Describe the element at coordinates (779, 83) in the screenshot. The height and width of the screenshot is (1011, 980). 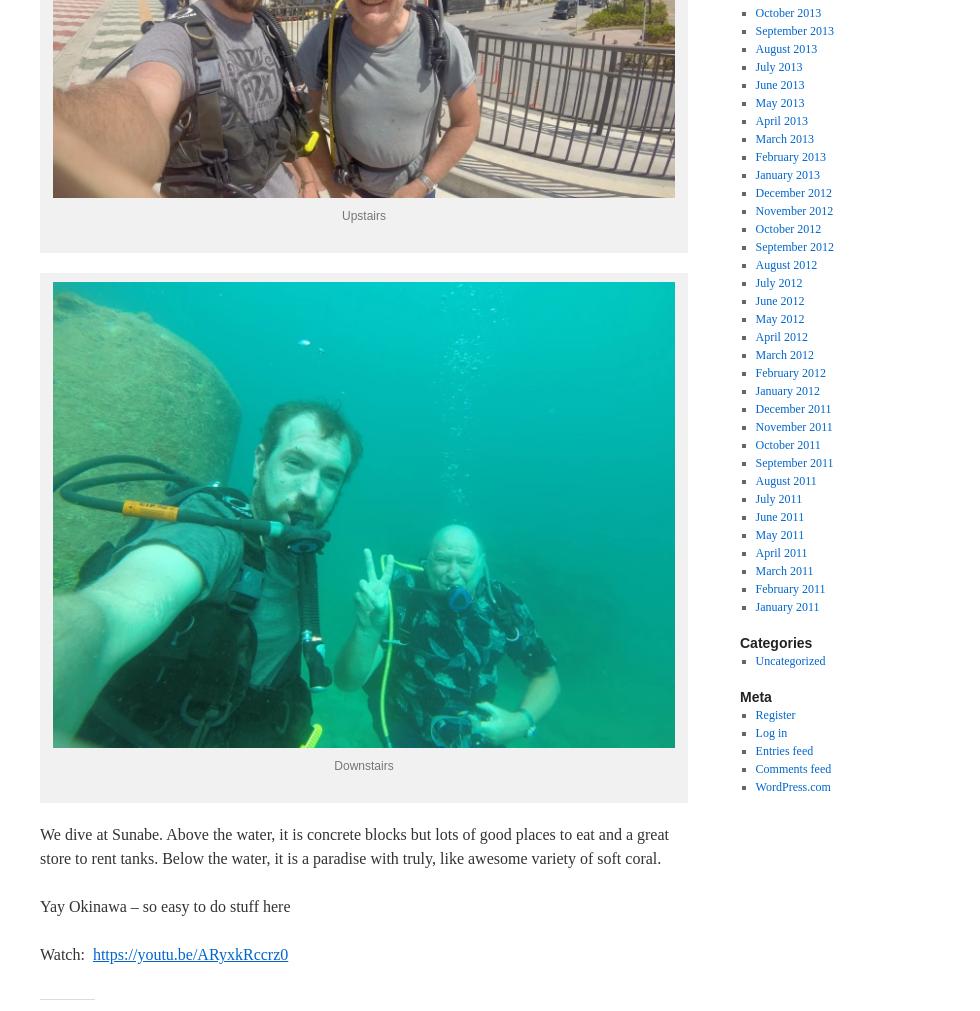
I see `'June 2013'` at that location.